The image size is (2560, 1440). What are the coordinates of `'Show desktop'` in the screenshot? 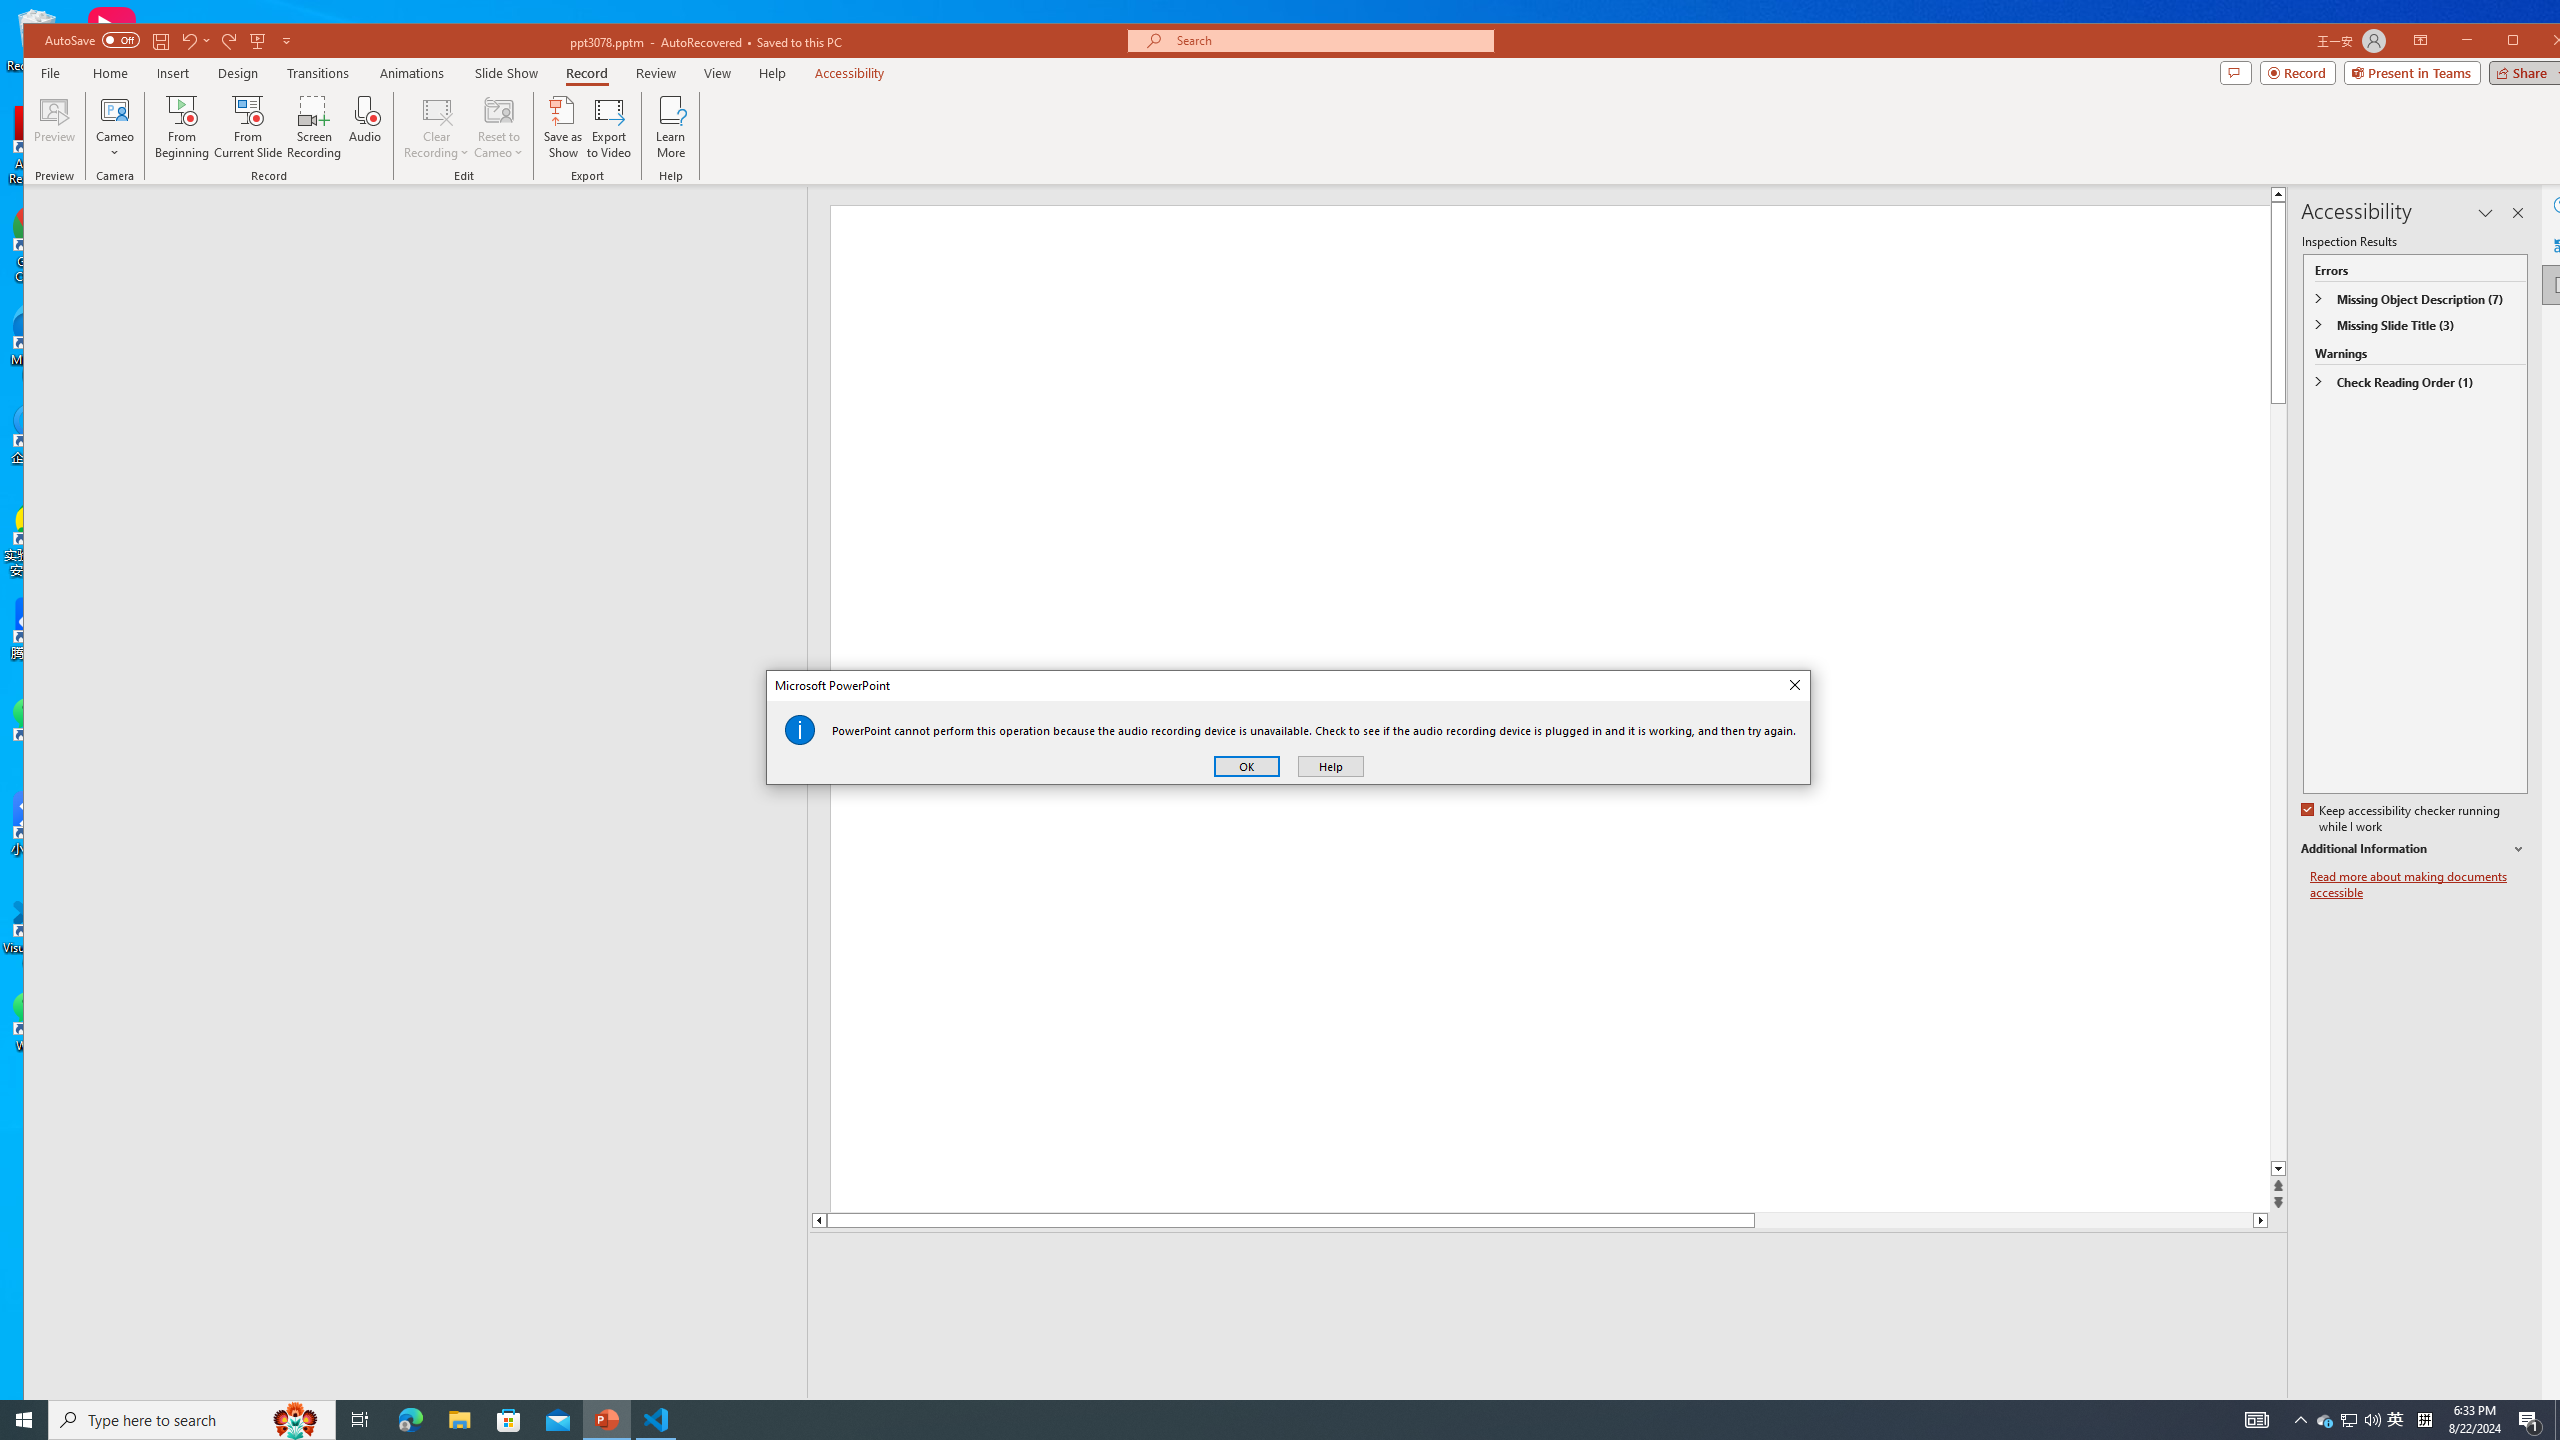 It's located at (2556, 1418).